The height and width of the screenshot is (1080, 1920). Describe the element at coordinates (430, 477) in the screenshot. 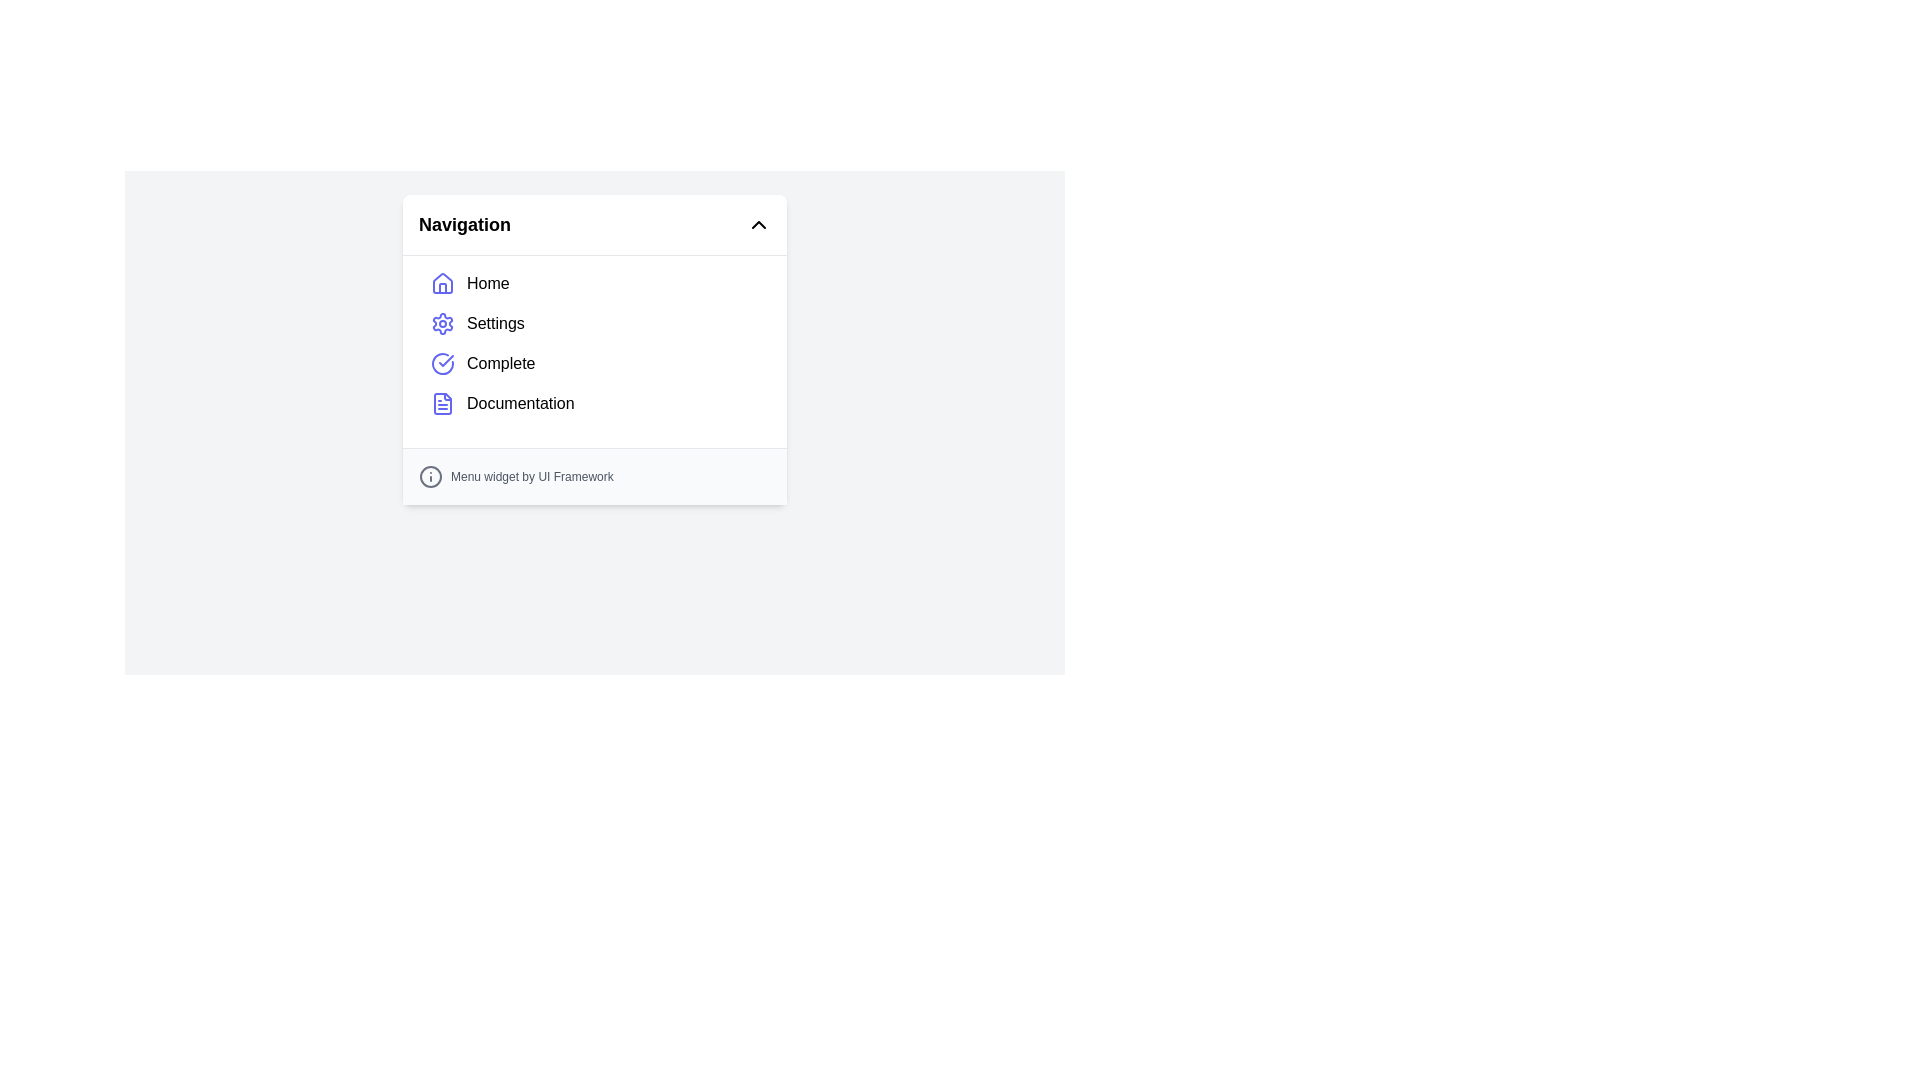

I see `the circular outline element, which is part of a compact icon located at the mid-bottom of the dialog box` at that location.